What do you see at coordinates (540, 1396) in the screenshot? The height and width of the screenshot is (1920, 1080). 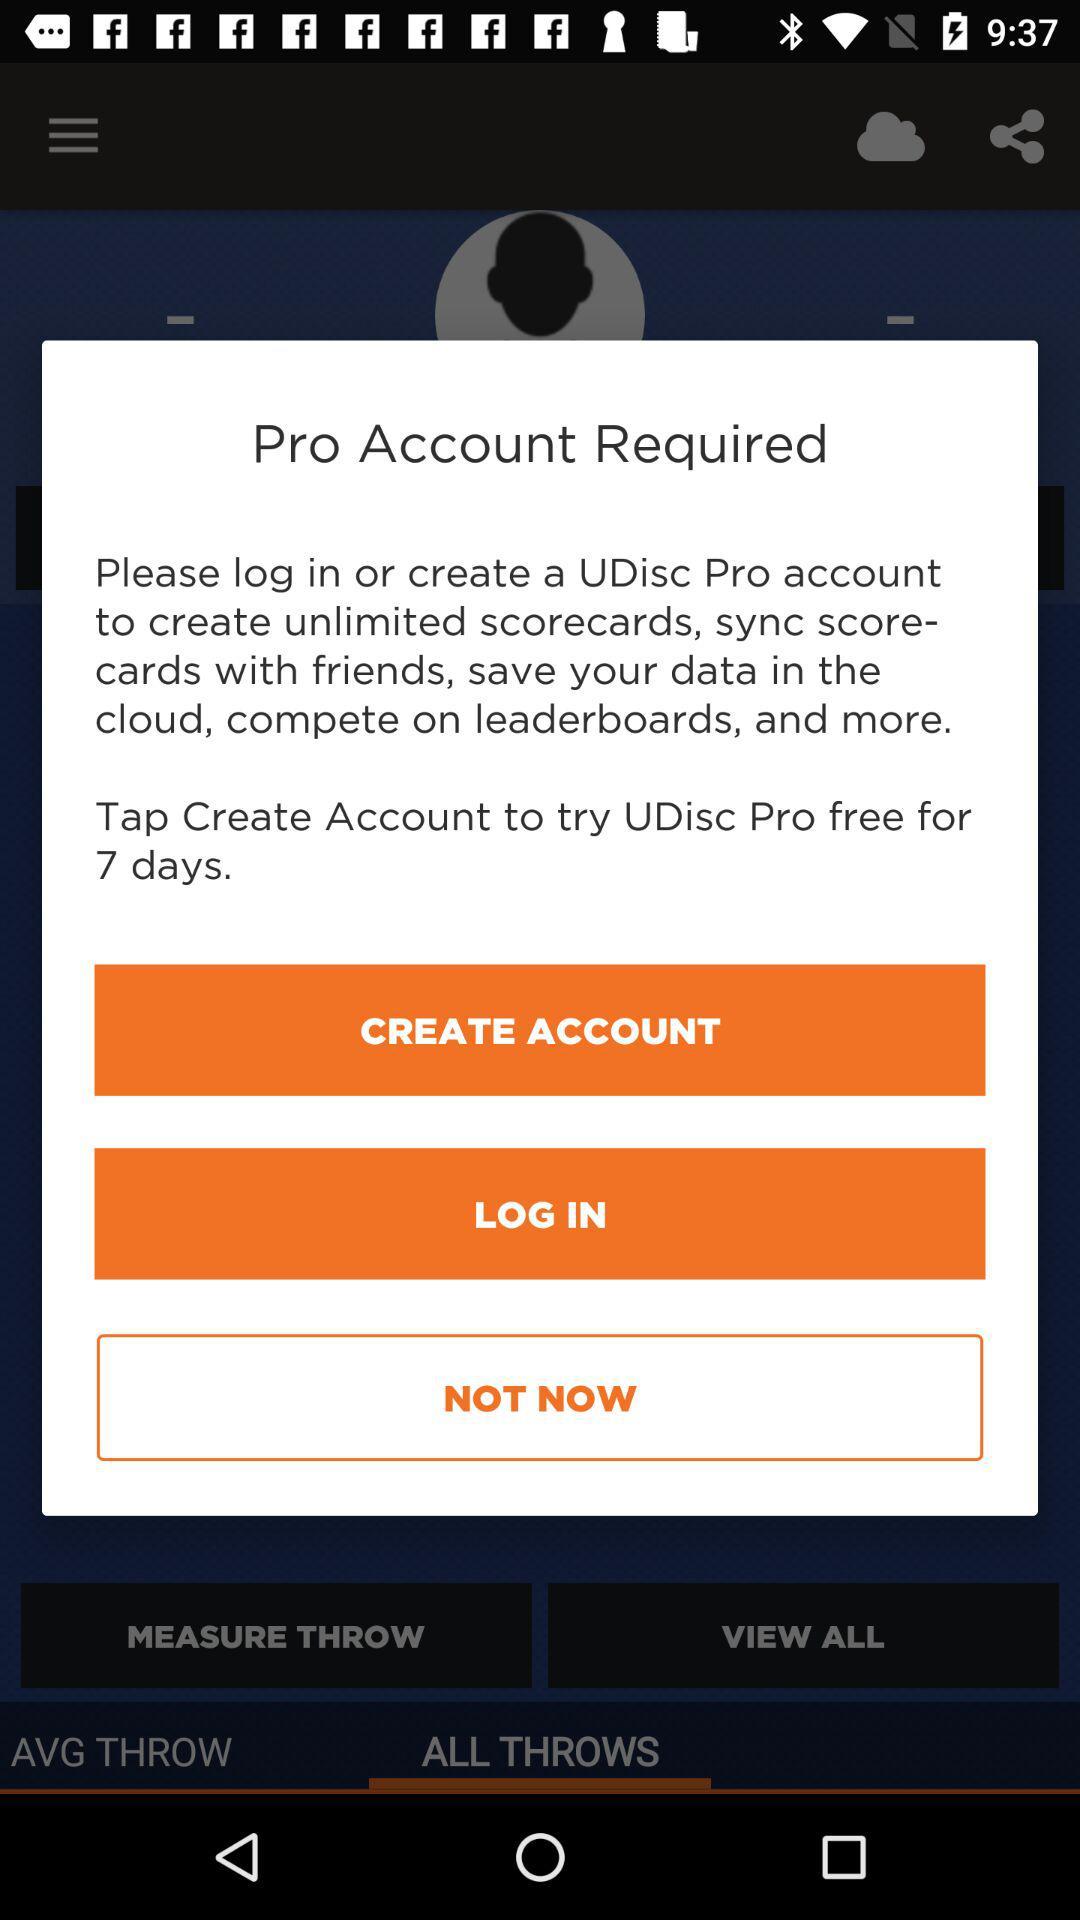 I see `the item at the bottom` at bounding box center [540, 1396].